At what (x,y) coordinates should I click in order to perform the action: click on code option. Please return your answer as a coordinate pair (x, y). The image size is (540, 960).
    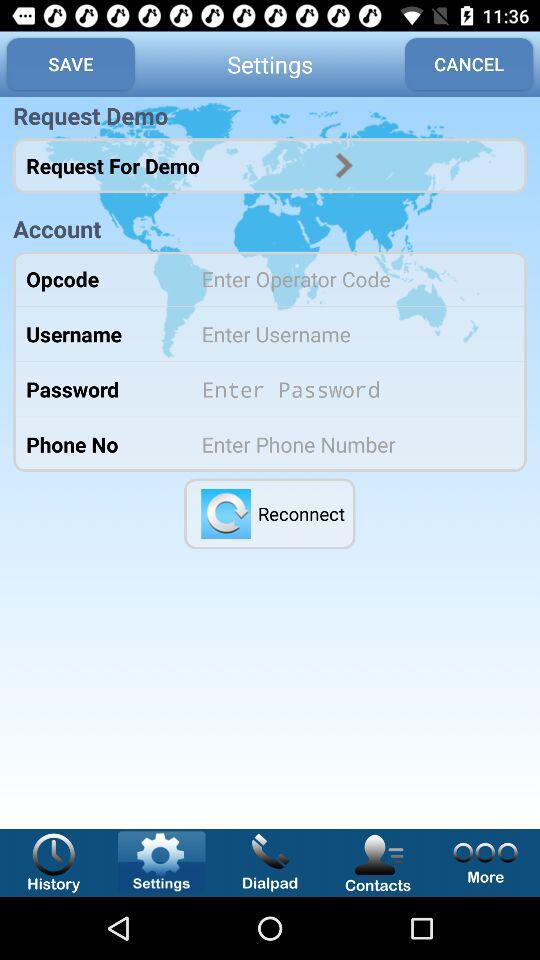
    Looking at the image, I should click on (350, 277).